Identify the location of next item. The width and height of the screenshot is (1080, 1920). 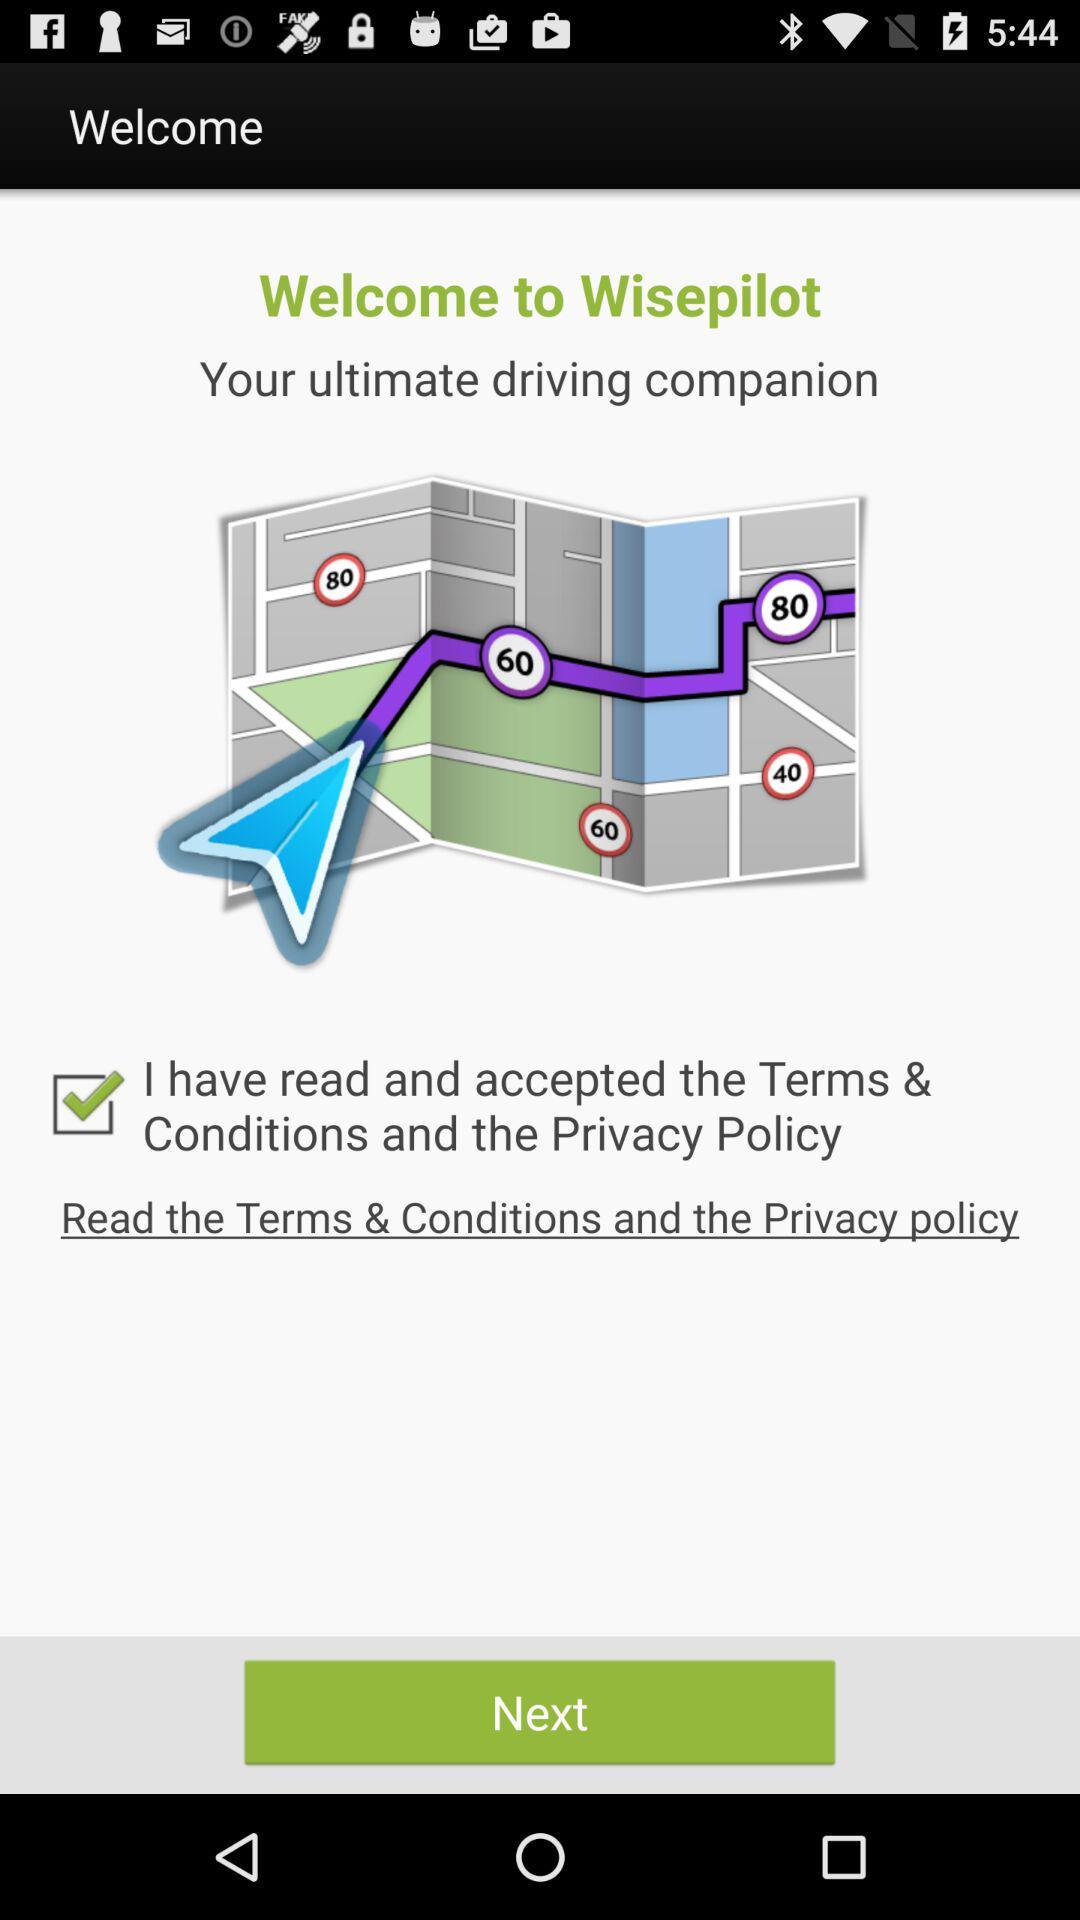
(540, 1711).